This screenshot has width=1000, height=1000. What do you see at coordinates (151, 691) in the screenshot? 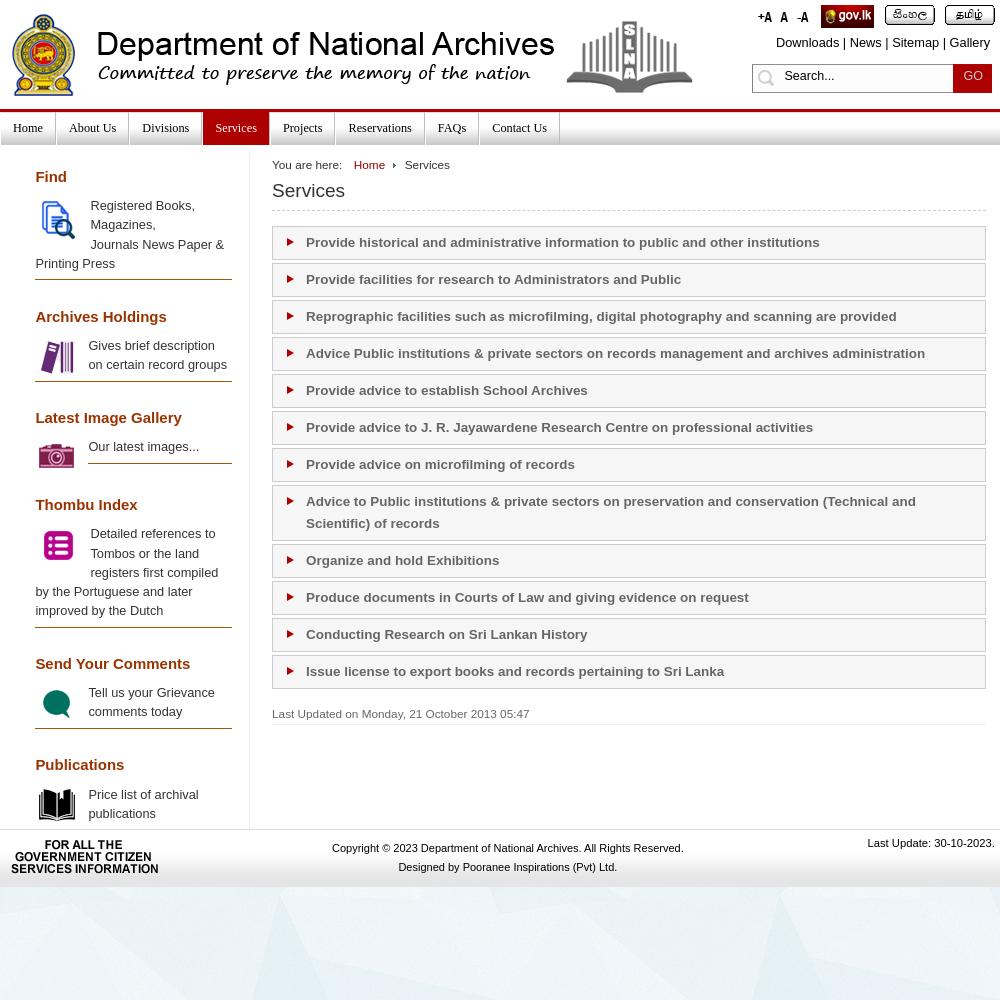
I see `'Tell us your Grievance'` at bounding box center [151, 691].